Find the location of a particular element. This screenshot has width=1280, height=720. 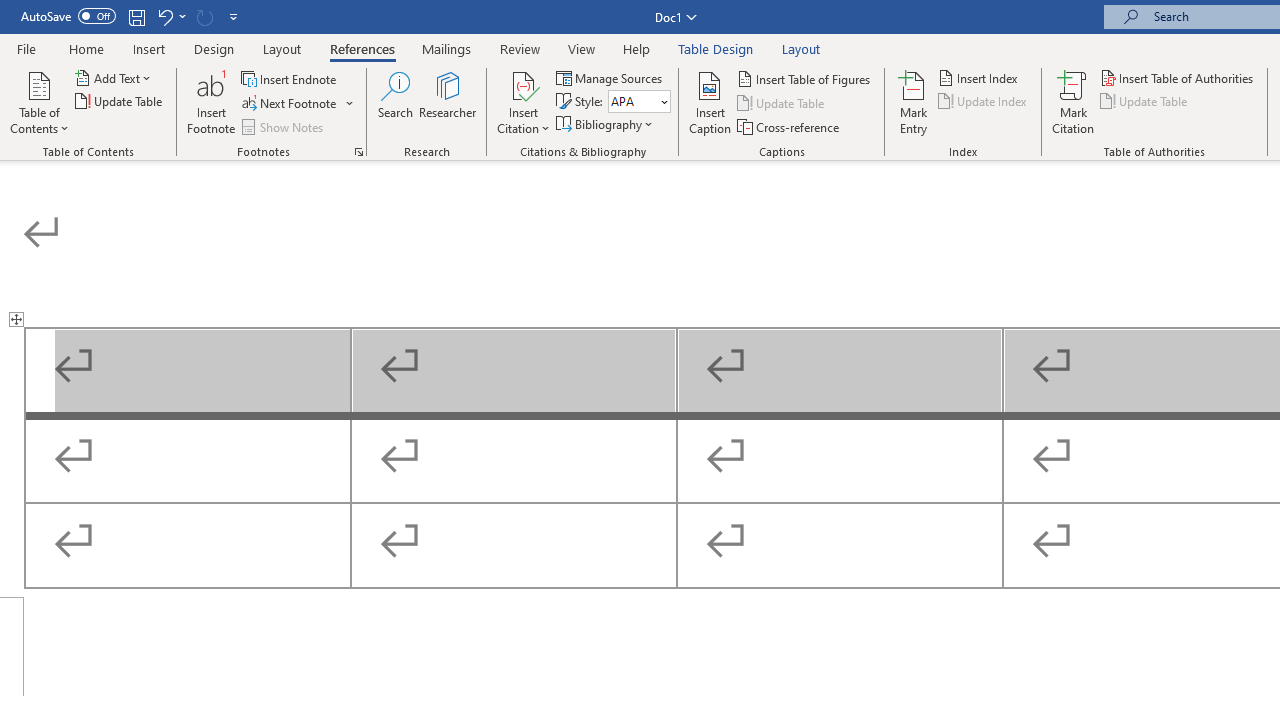

'Update Index' is located at coordinates (984, 101).